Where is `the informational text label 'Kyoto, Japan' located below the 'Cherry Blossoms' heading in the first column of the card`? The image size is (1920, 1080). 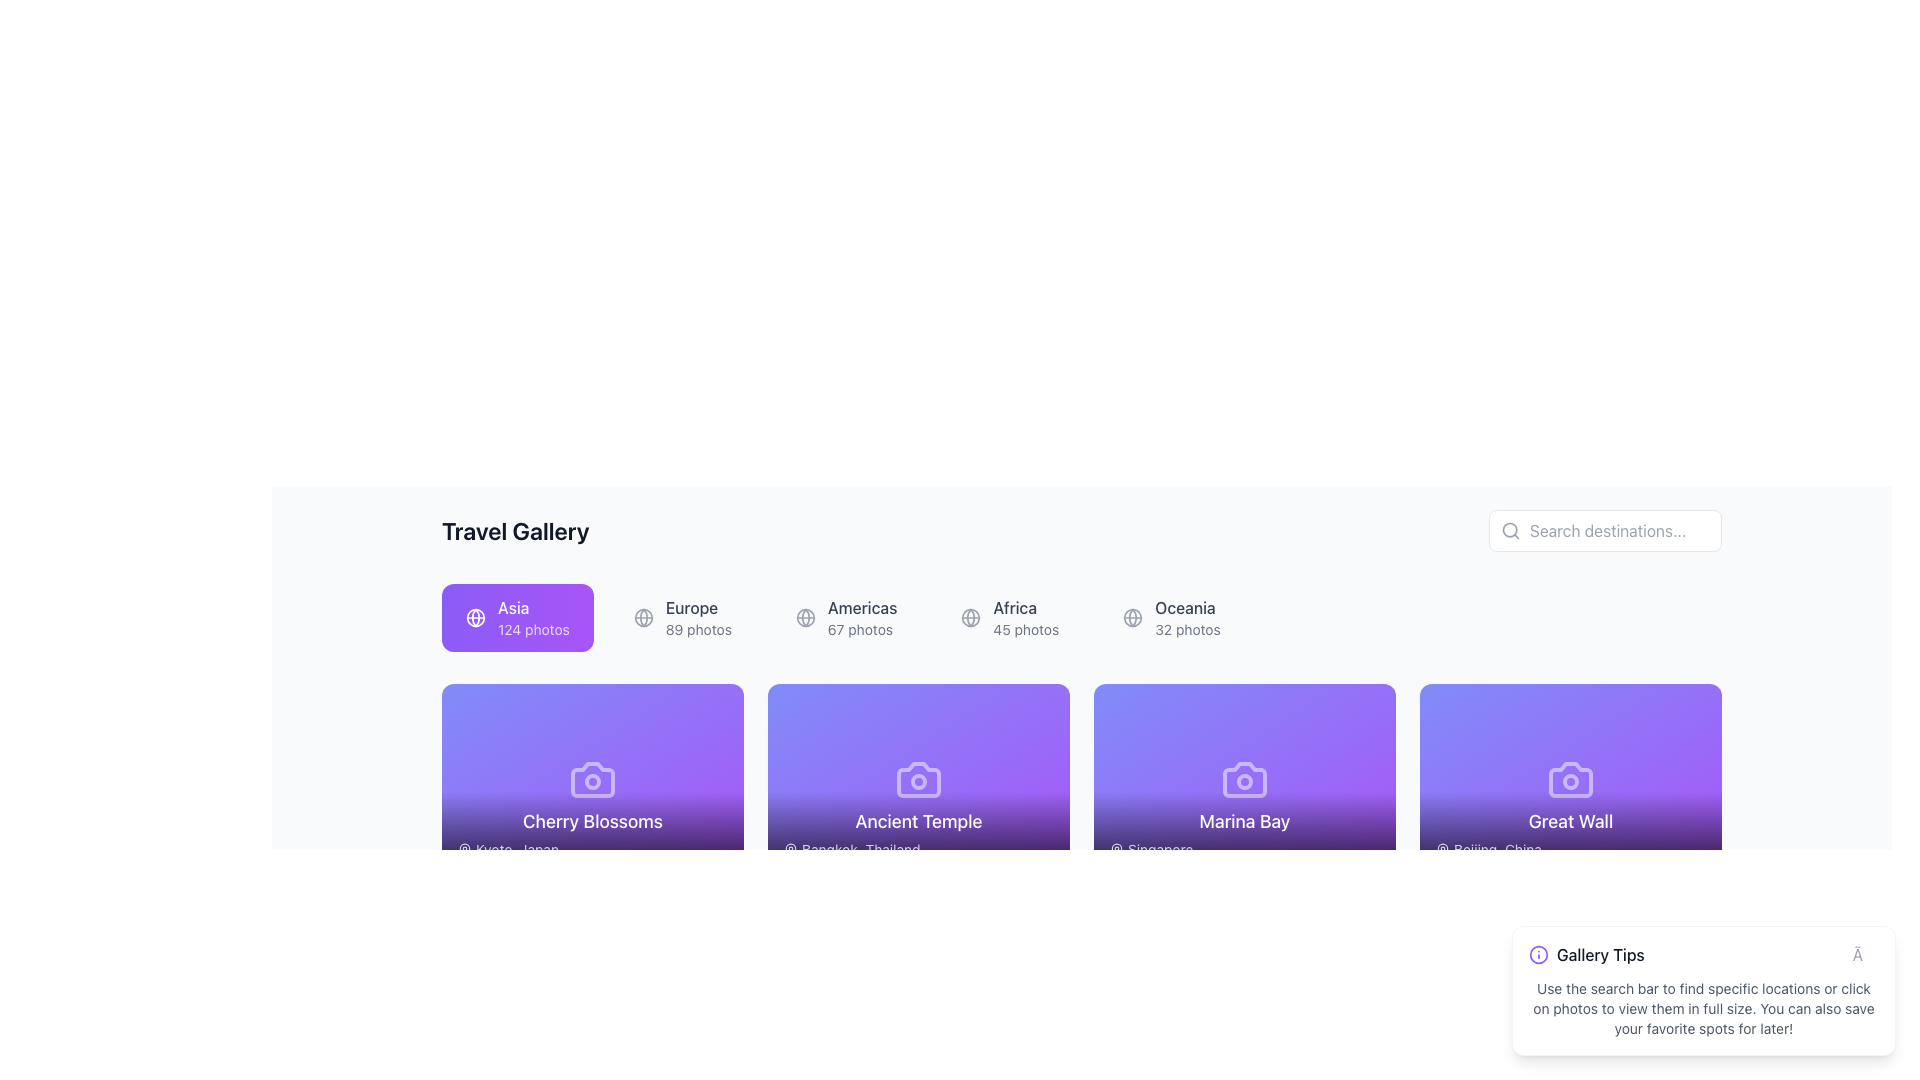
the informational text label 'Kyoto, Japan' located below the 'Cherry Blossoms' heading in the first column of the card is located at coordinates (592, 849).